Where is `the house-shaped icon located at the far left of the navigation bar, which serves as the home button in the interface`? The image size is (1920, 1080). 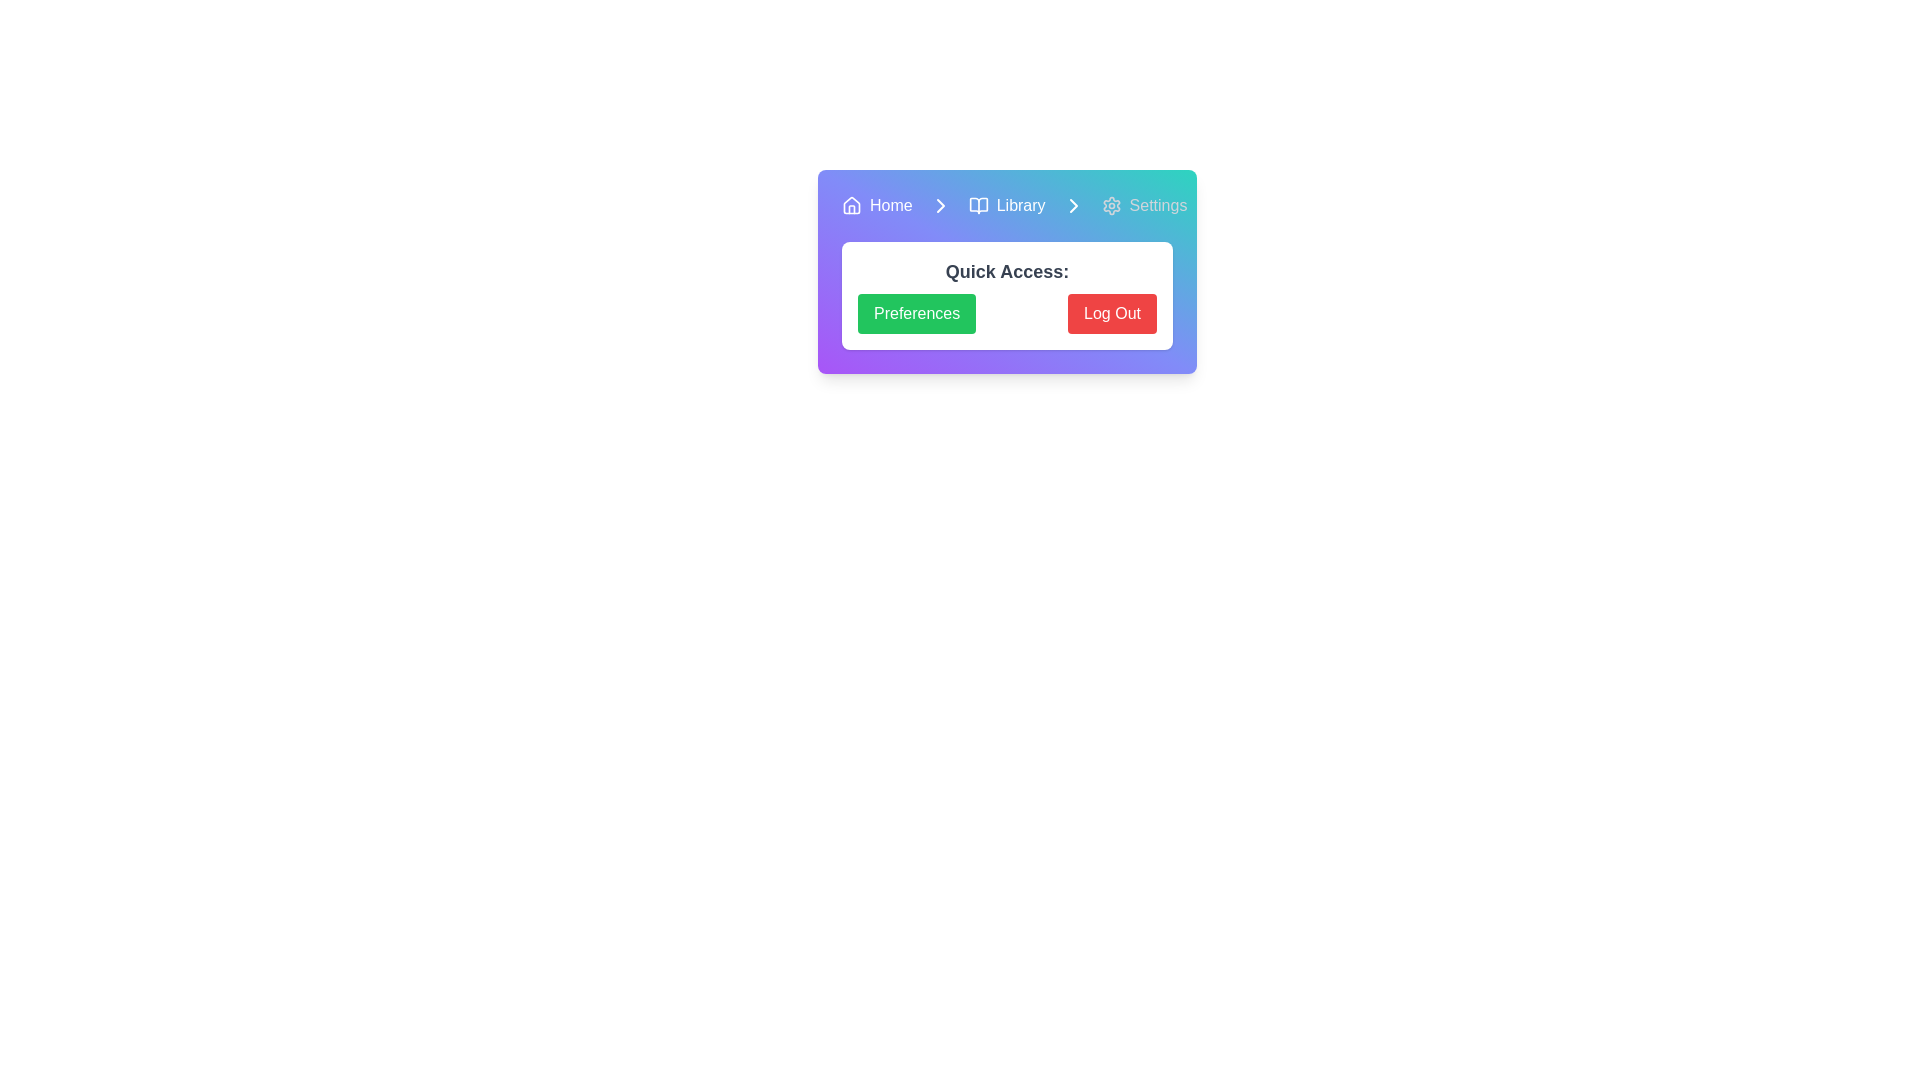 the house-shaped icon located at the far left of the navigation bar, which serves as the home button in the interface is located at coordinates (851, 204).